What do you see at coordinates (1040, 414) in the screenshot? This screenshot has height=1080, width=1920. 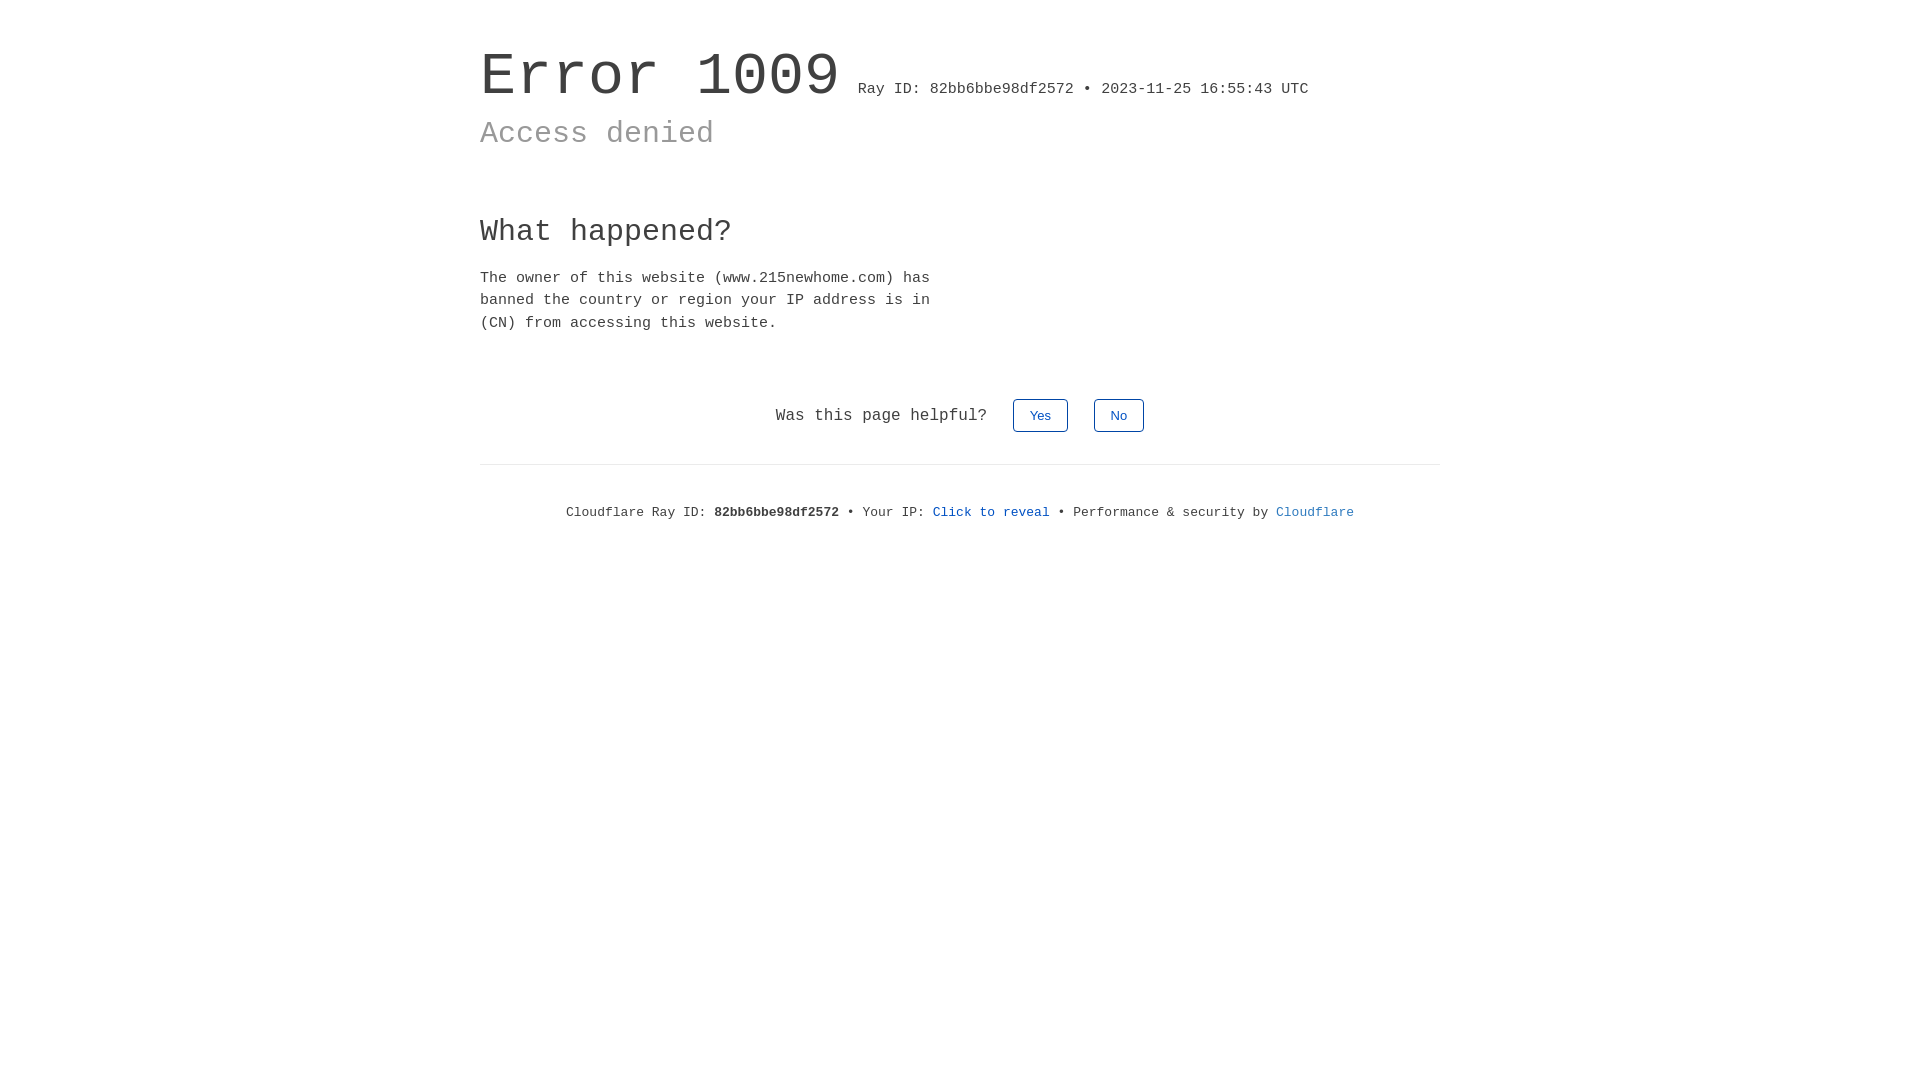 I see `'Yes'` at bounding box center [1040, 414].